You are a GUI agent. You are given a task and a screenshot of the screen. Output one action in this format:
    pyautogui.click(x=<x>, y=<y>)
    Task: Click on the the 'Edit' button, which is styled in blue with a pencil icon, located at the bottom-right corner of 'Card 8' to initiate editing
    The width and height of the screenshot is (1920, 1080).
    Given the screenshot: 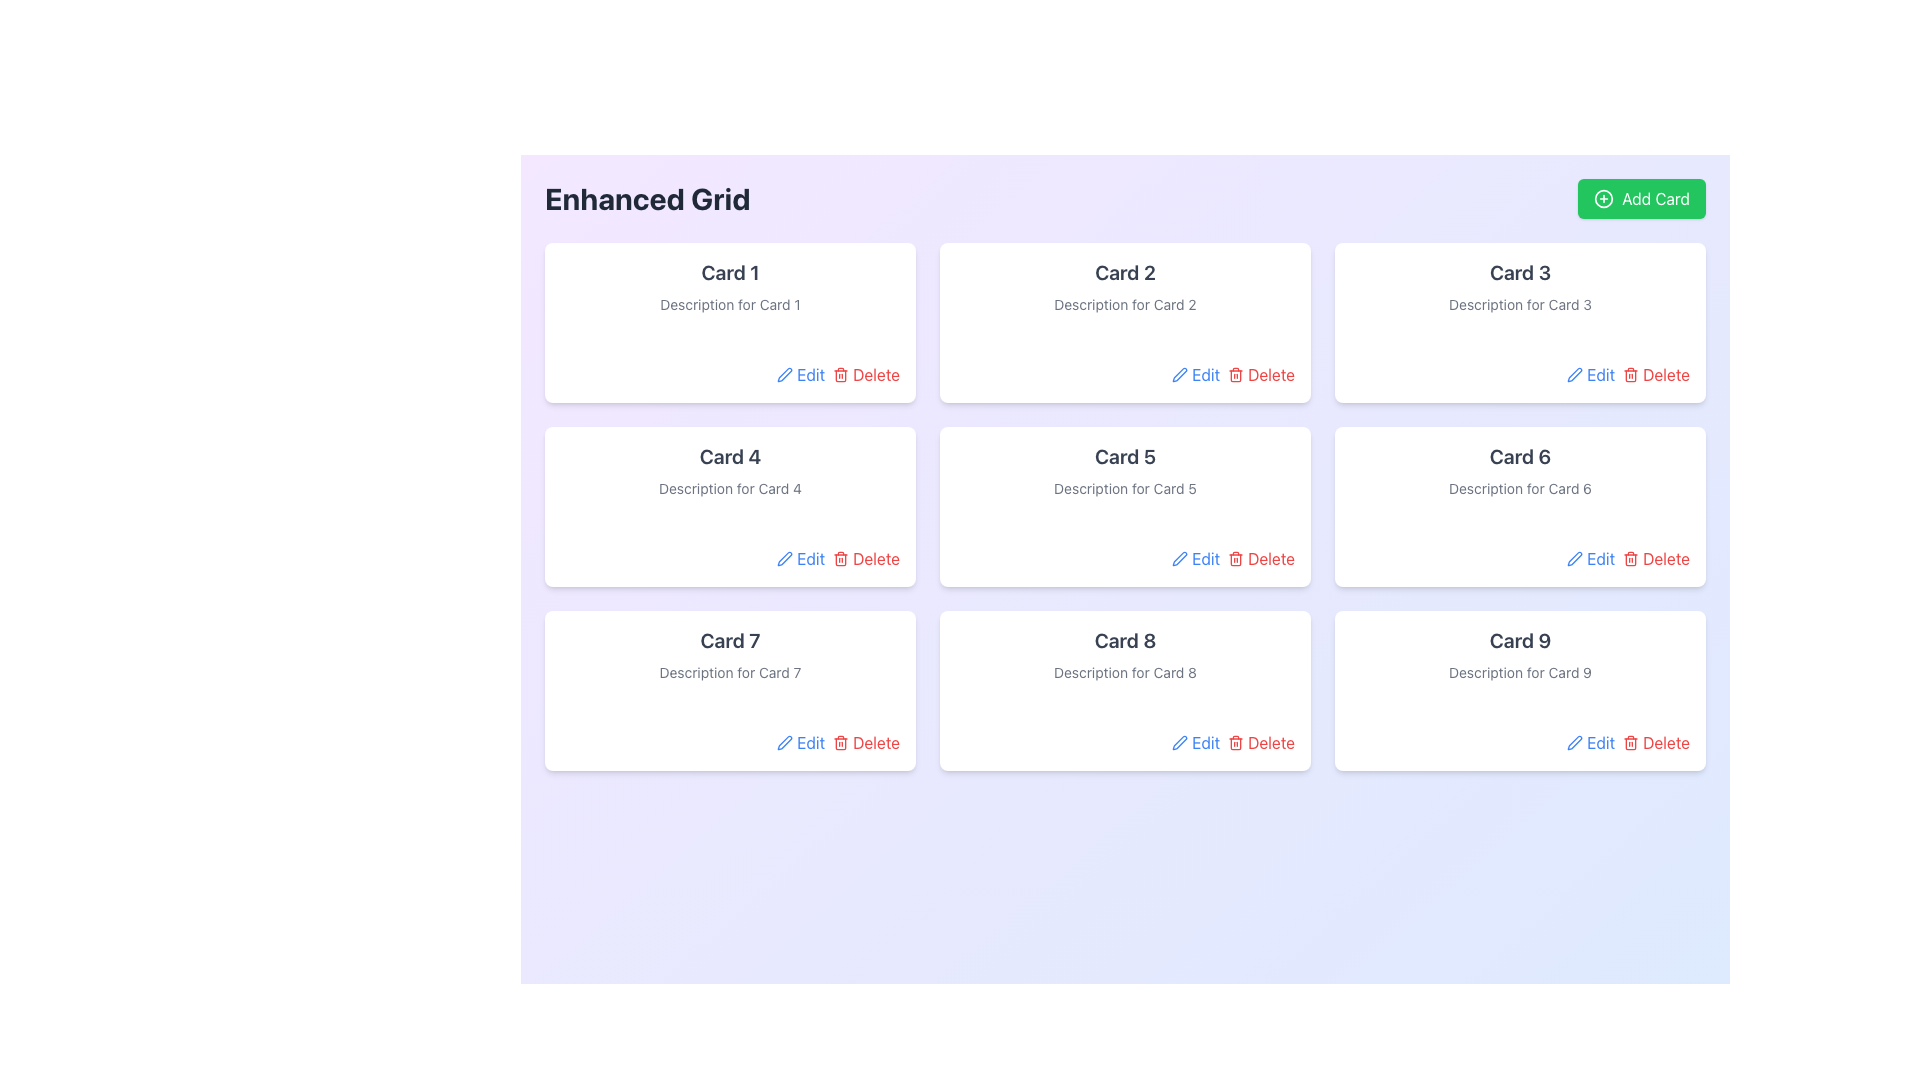 What is the action you would take?
    pyautogui.click(x=1196, y=743)
    